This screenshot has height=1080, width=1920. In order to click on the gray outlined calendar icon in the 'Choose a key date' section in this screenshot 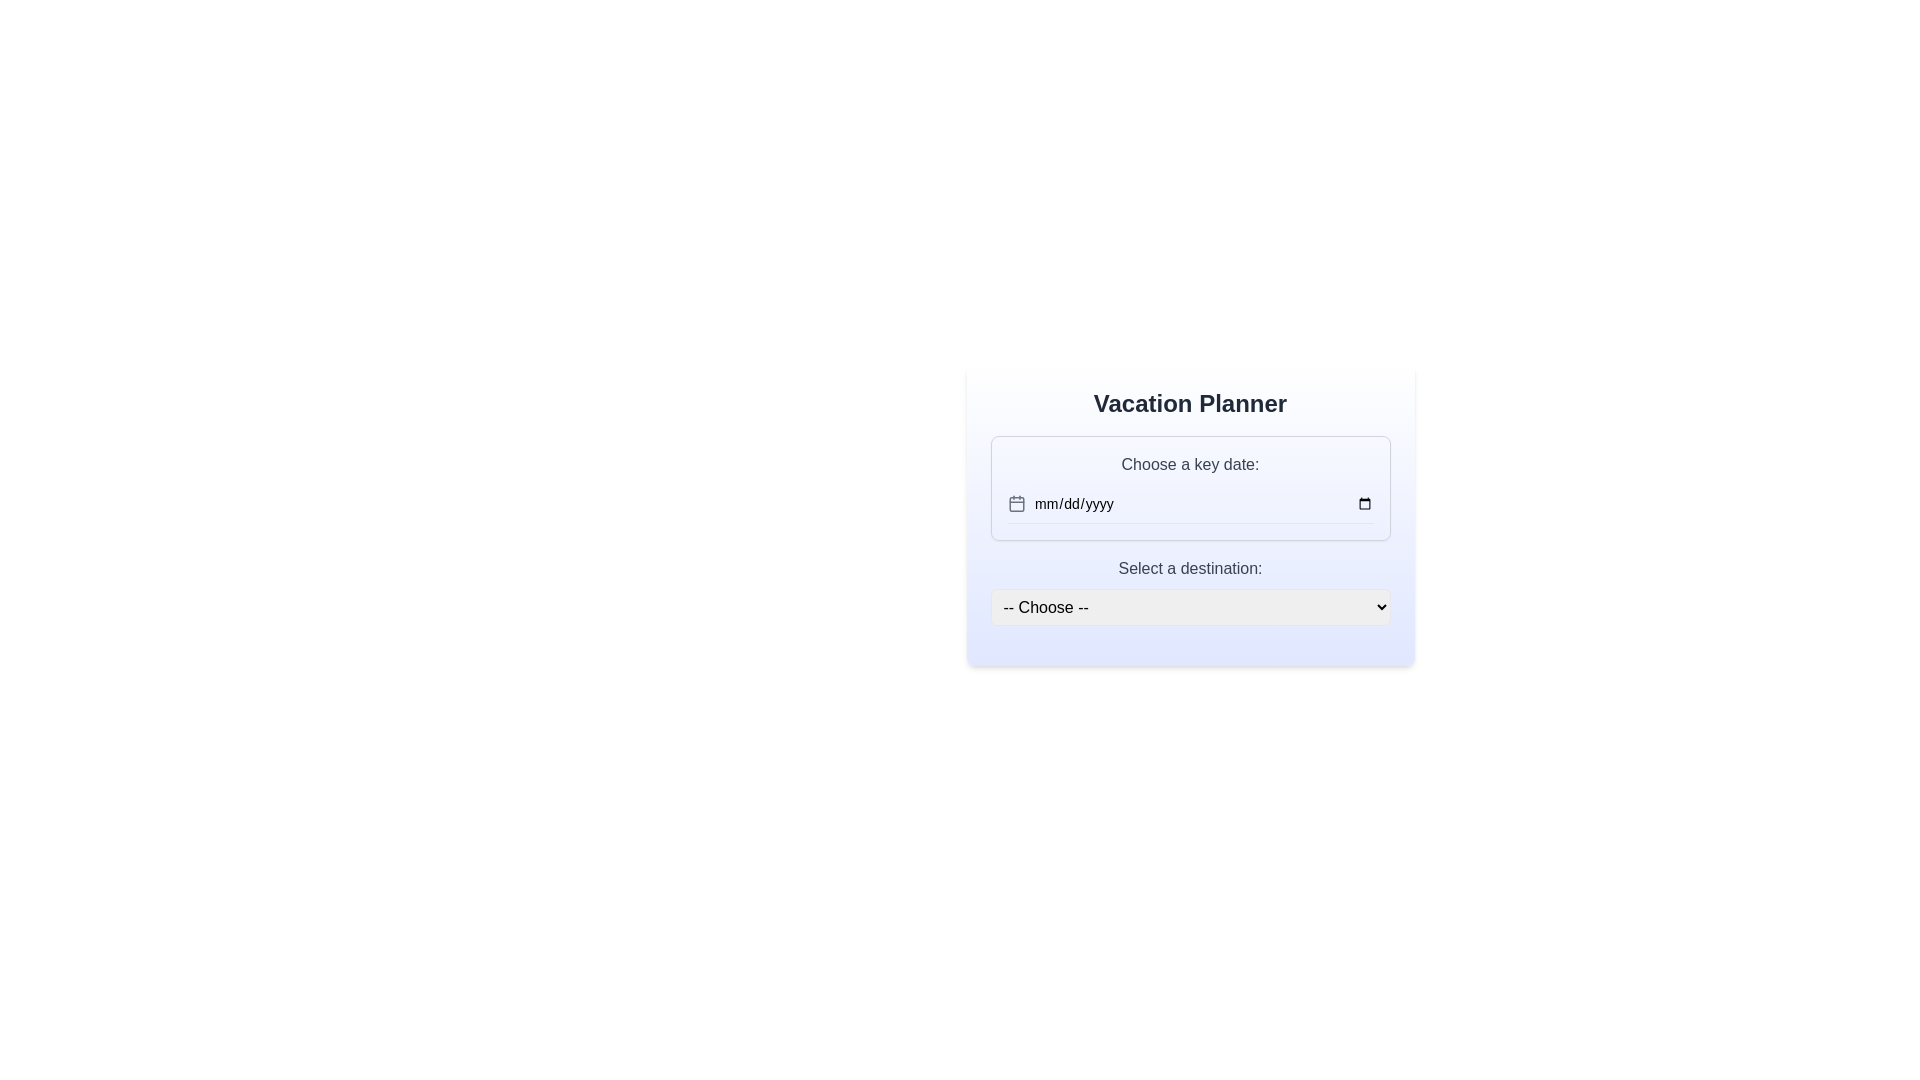, I will do `click(1016, 503)`.